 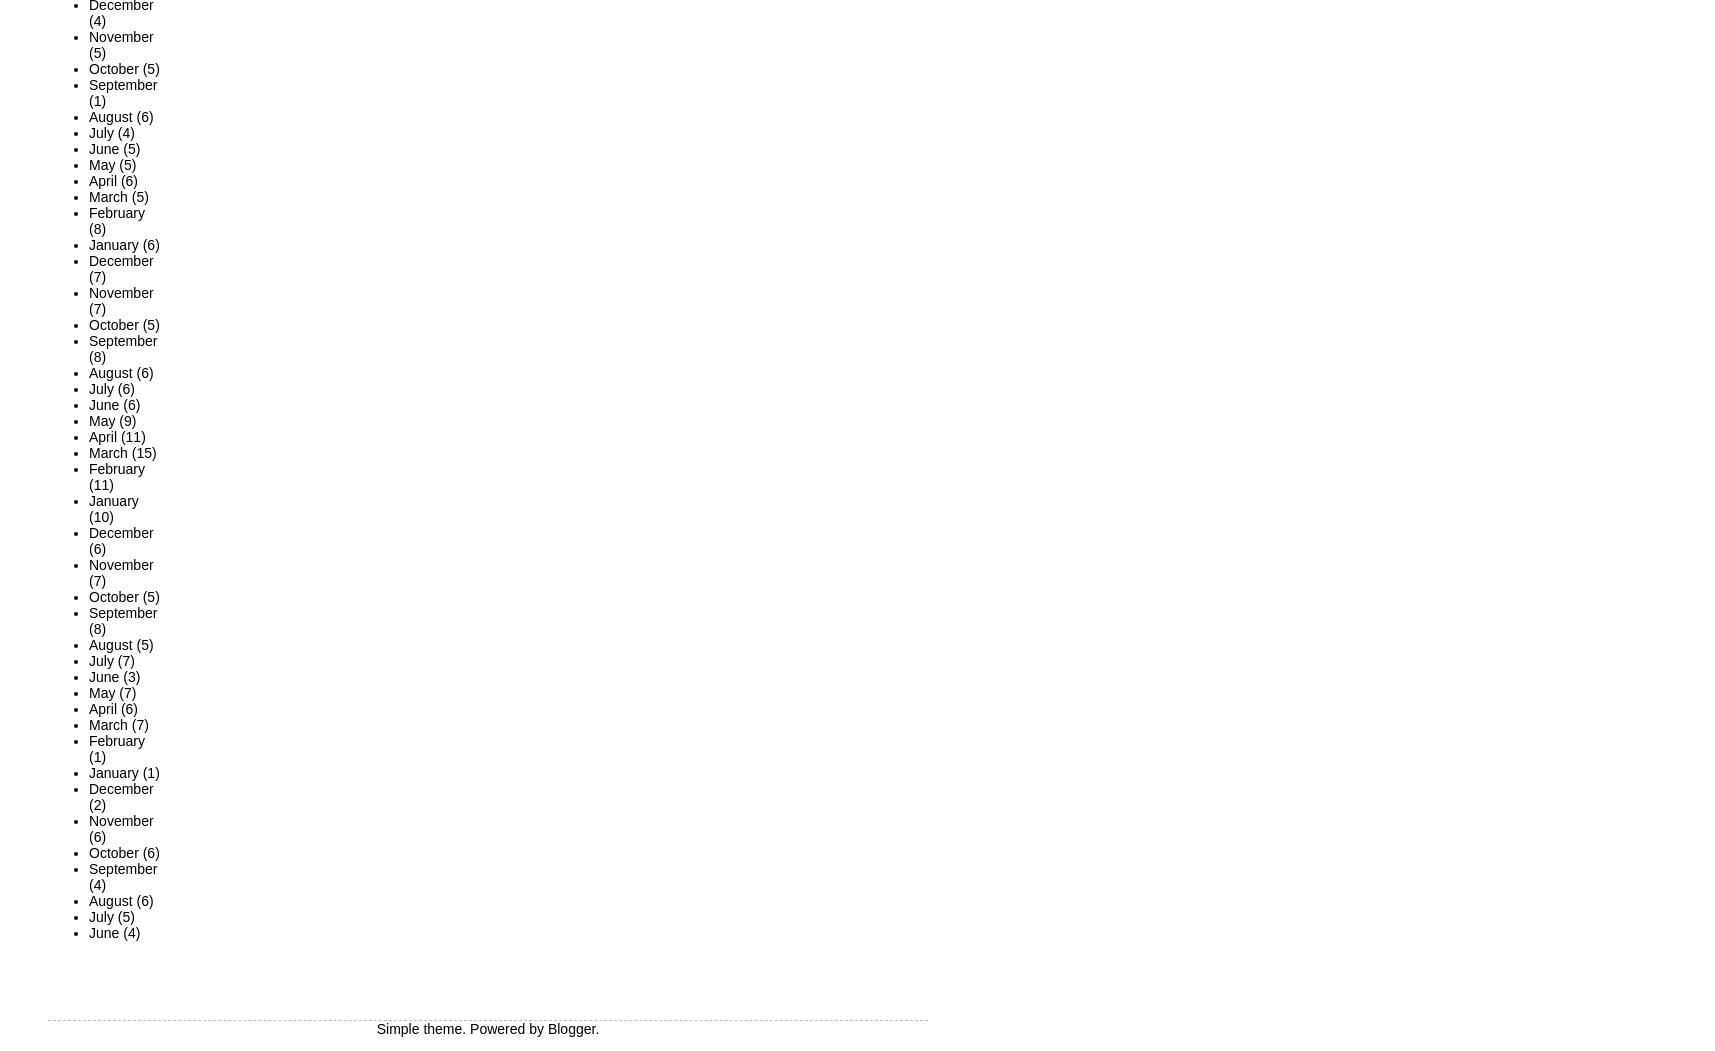 What do you see at coordinates (569, 1026) in the screenshot?
I see `'Blogger'` at bounding box center [569, 1026].